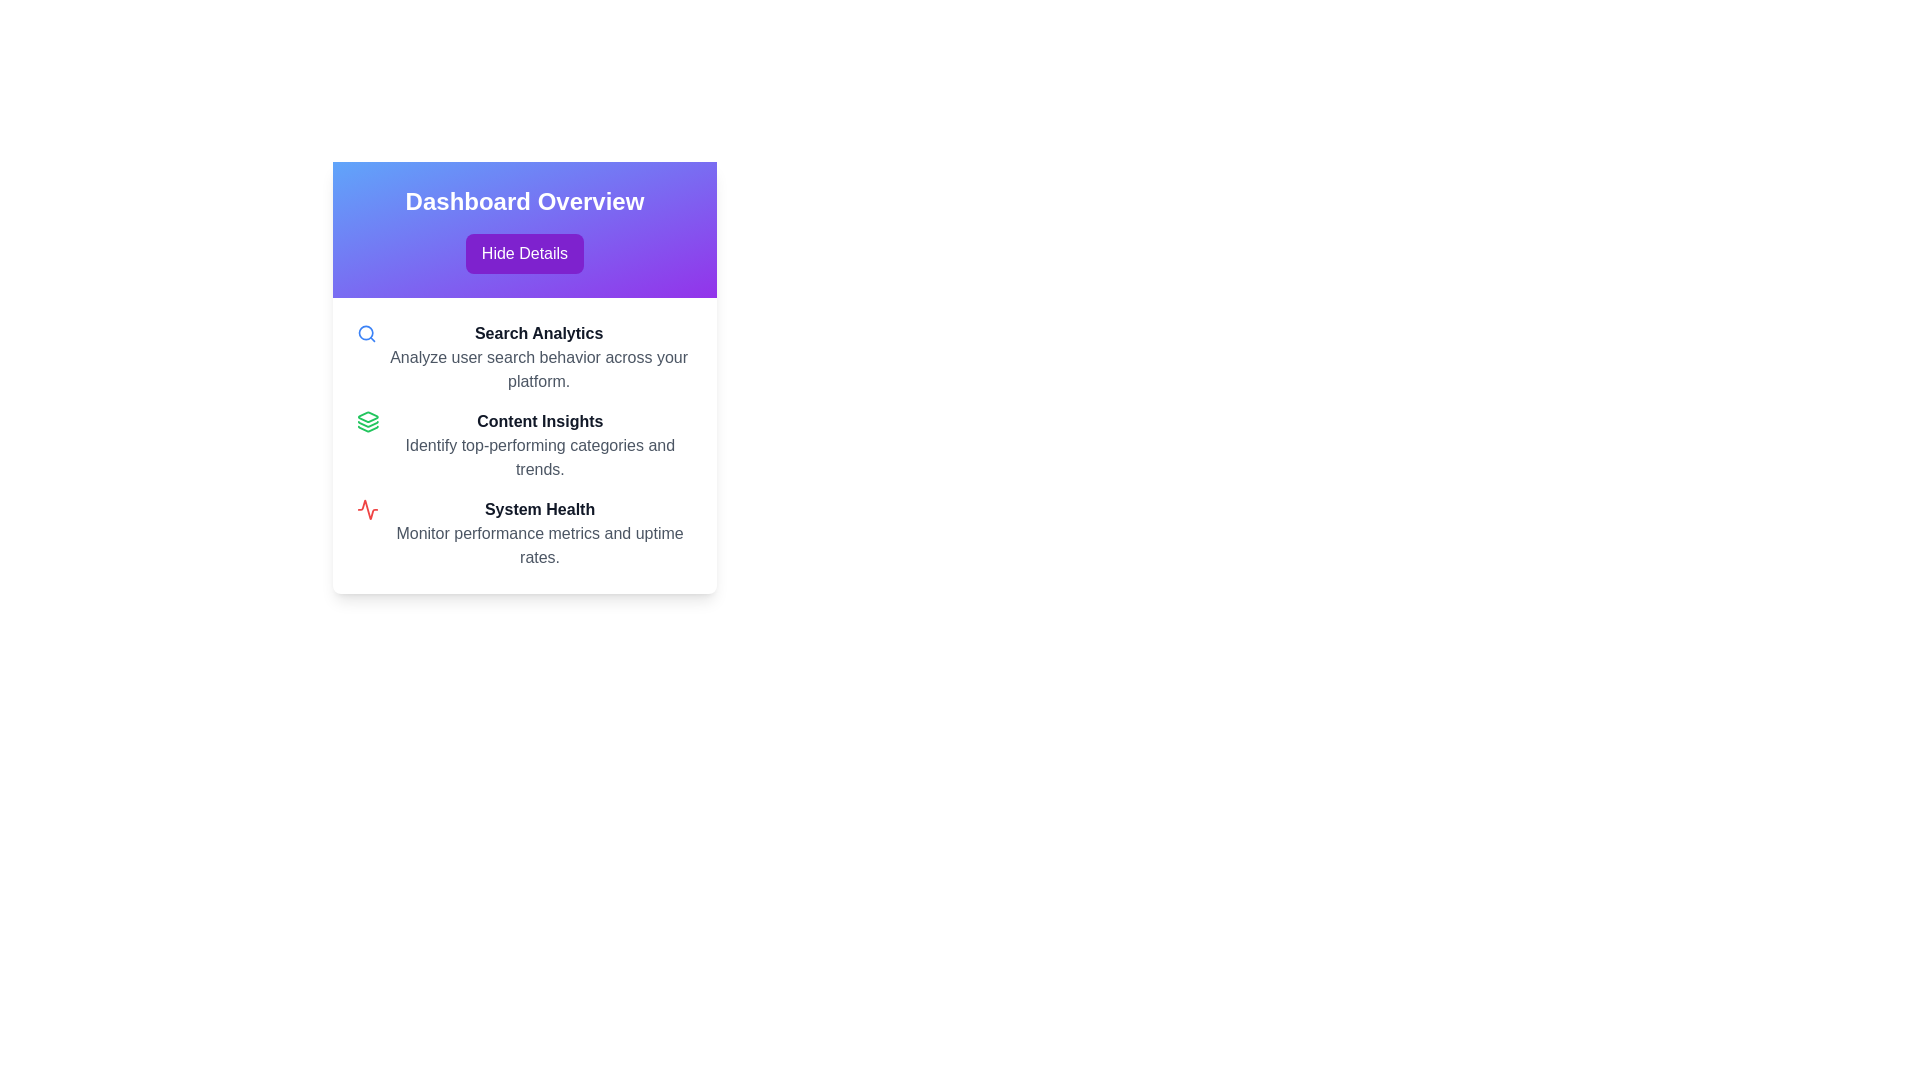  Describe the element at coordinates (539, 357) in the screenshot. I see `the Text element that serves as a descriptor for analyzing user search behavior, located under 'Dashboard Overview' and above 'Content Insights' and 'System Health'` at that location.